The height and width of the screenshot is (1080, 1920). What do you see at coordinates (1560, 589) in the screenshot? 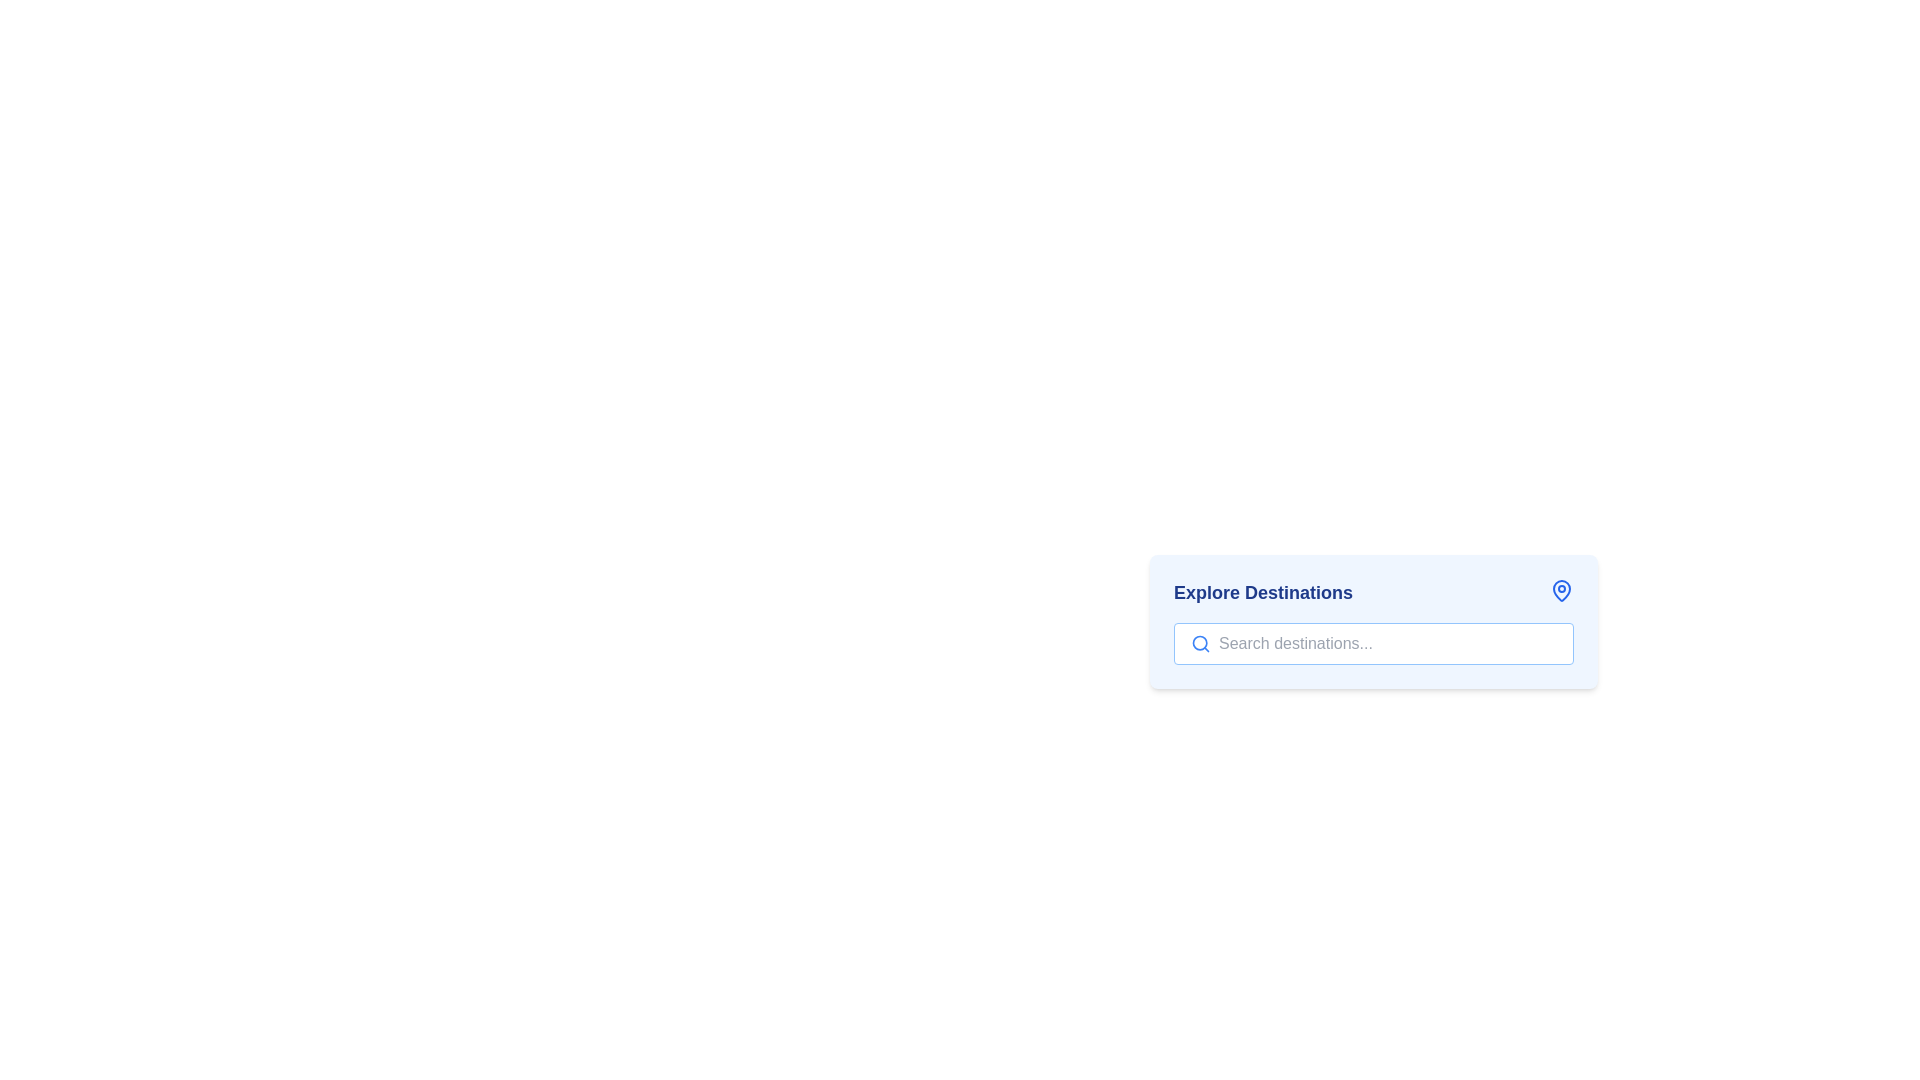
I see `the map pin icon located at the far right within the header area of the 'Explore Destinations' section to initiate a location-related feature` at bounding box center [1560, 589].